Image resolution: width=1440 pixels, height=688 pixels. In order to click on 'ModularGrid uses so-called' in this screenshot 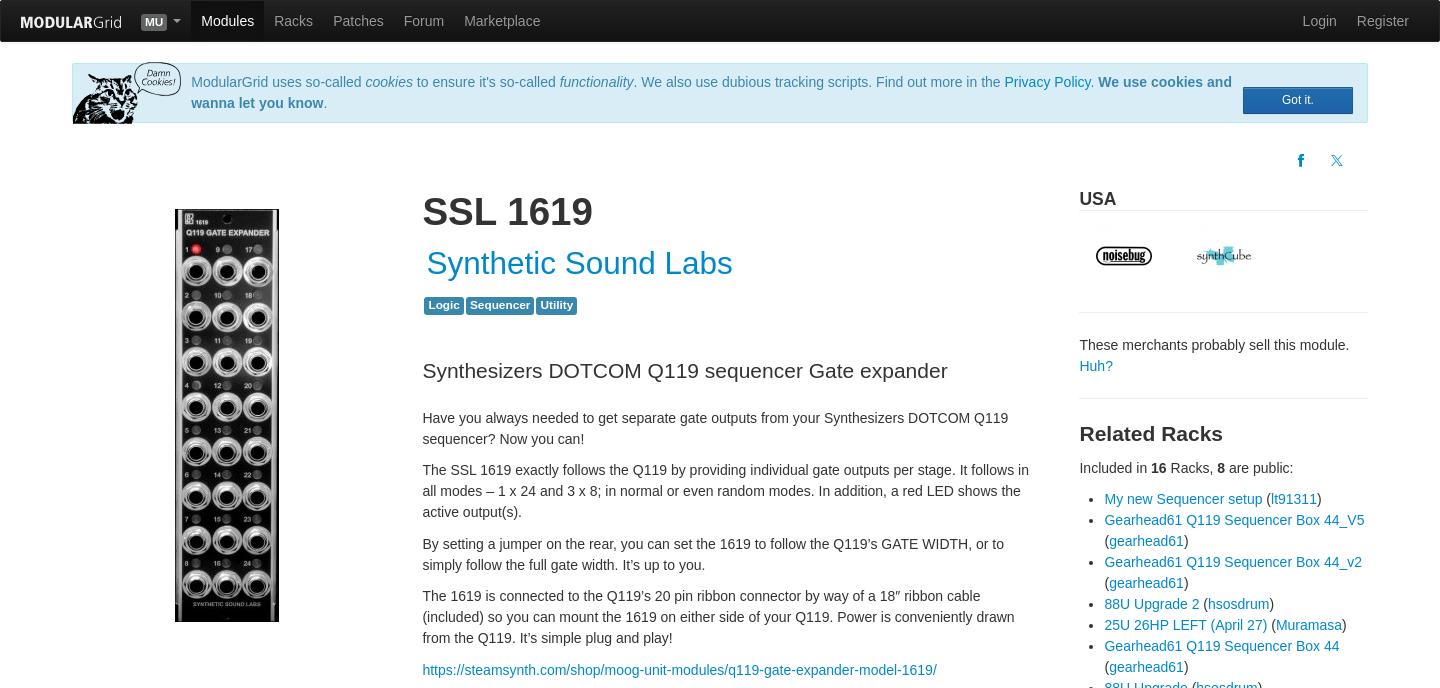, I will do `click(277, 82)`.